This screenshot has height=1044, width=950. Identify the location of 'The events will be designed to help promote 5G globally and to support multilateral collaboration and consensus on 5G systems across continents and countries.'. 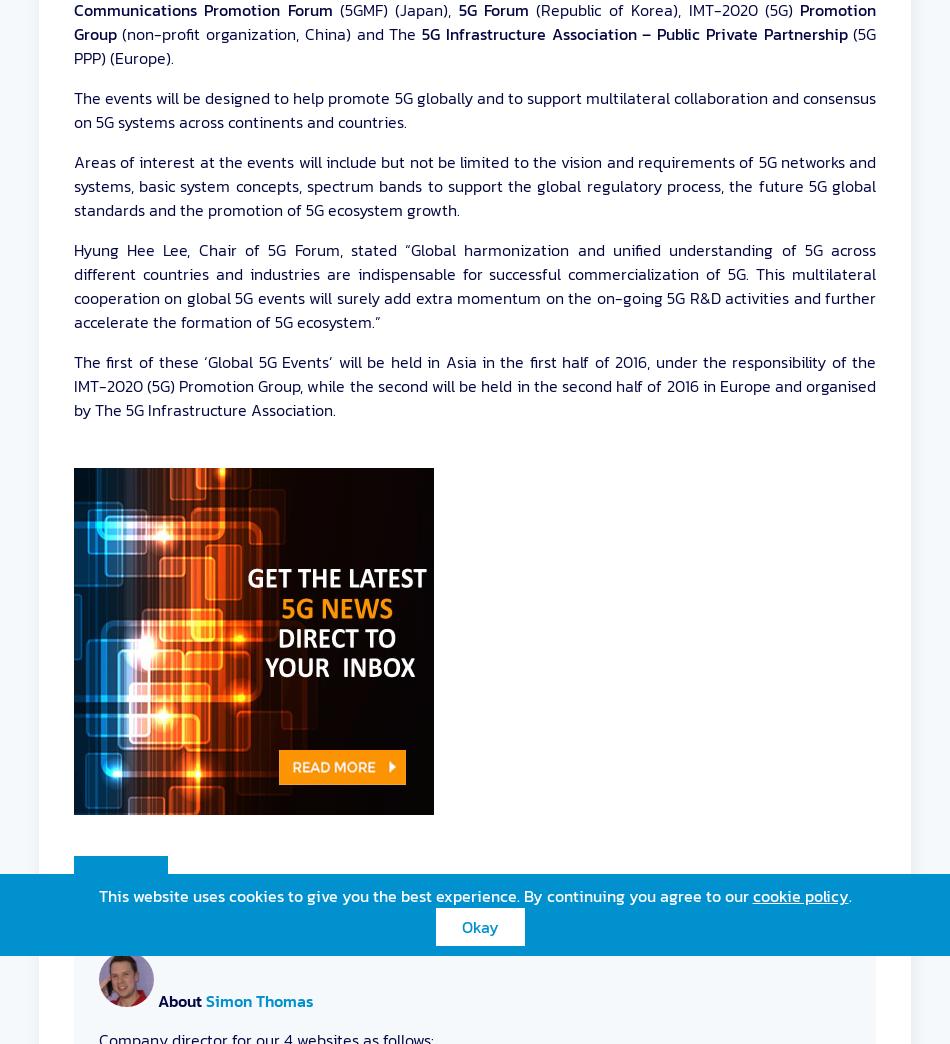
(473, 110).